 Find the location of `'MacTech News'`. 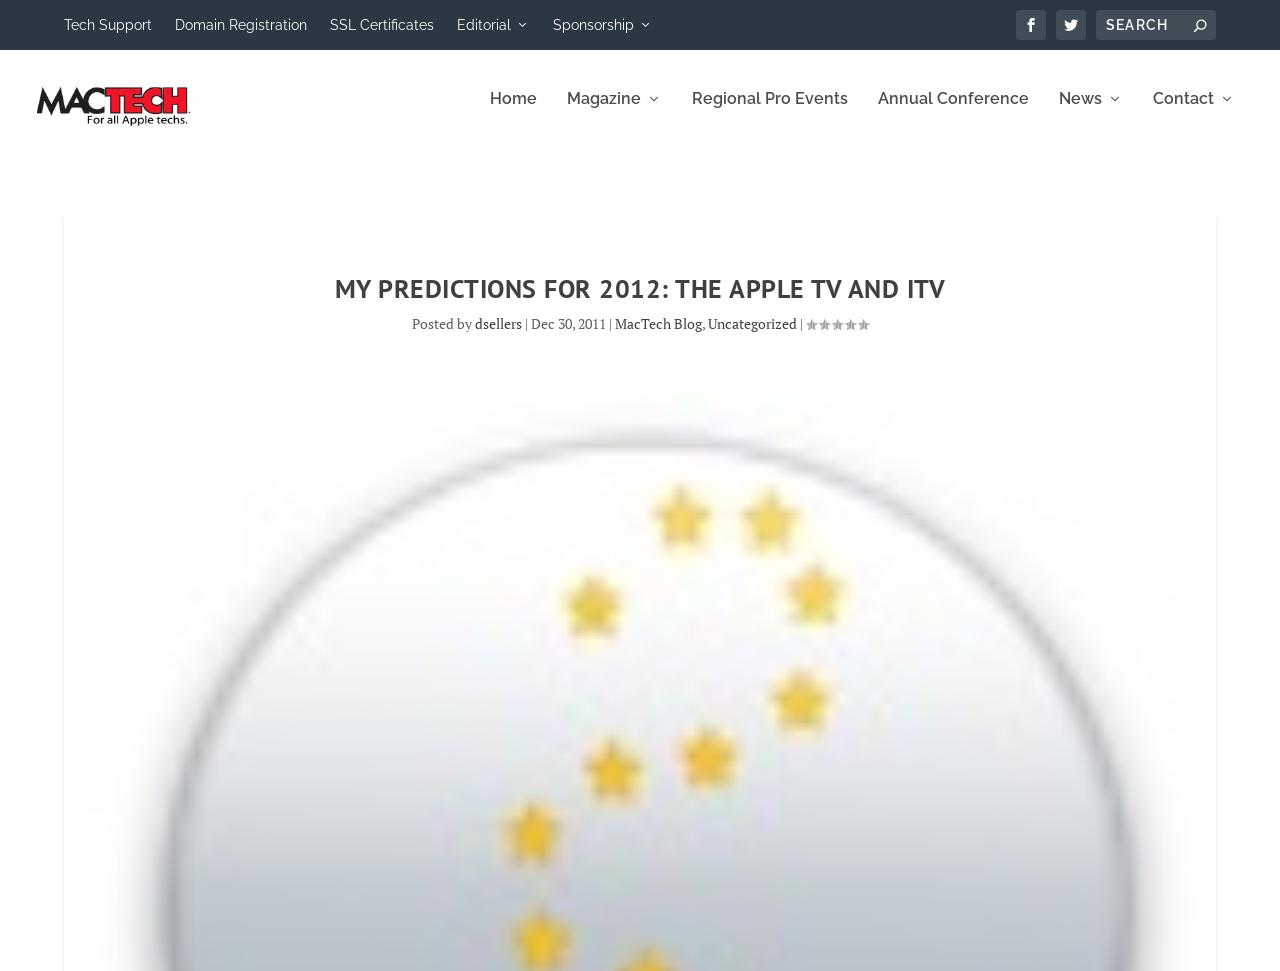

'MacTech News' is located at coordinates (1117, 274).